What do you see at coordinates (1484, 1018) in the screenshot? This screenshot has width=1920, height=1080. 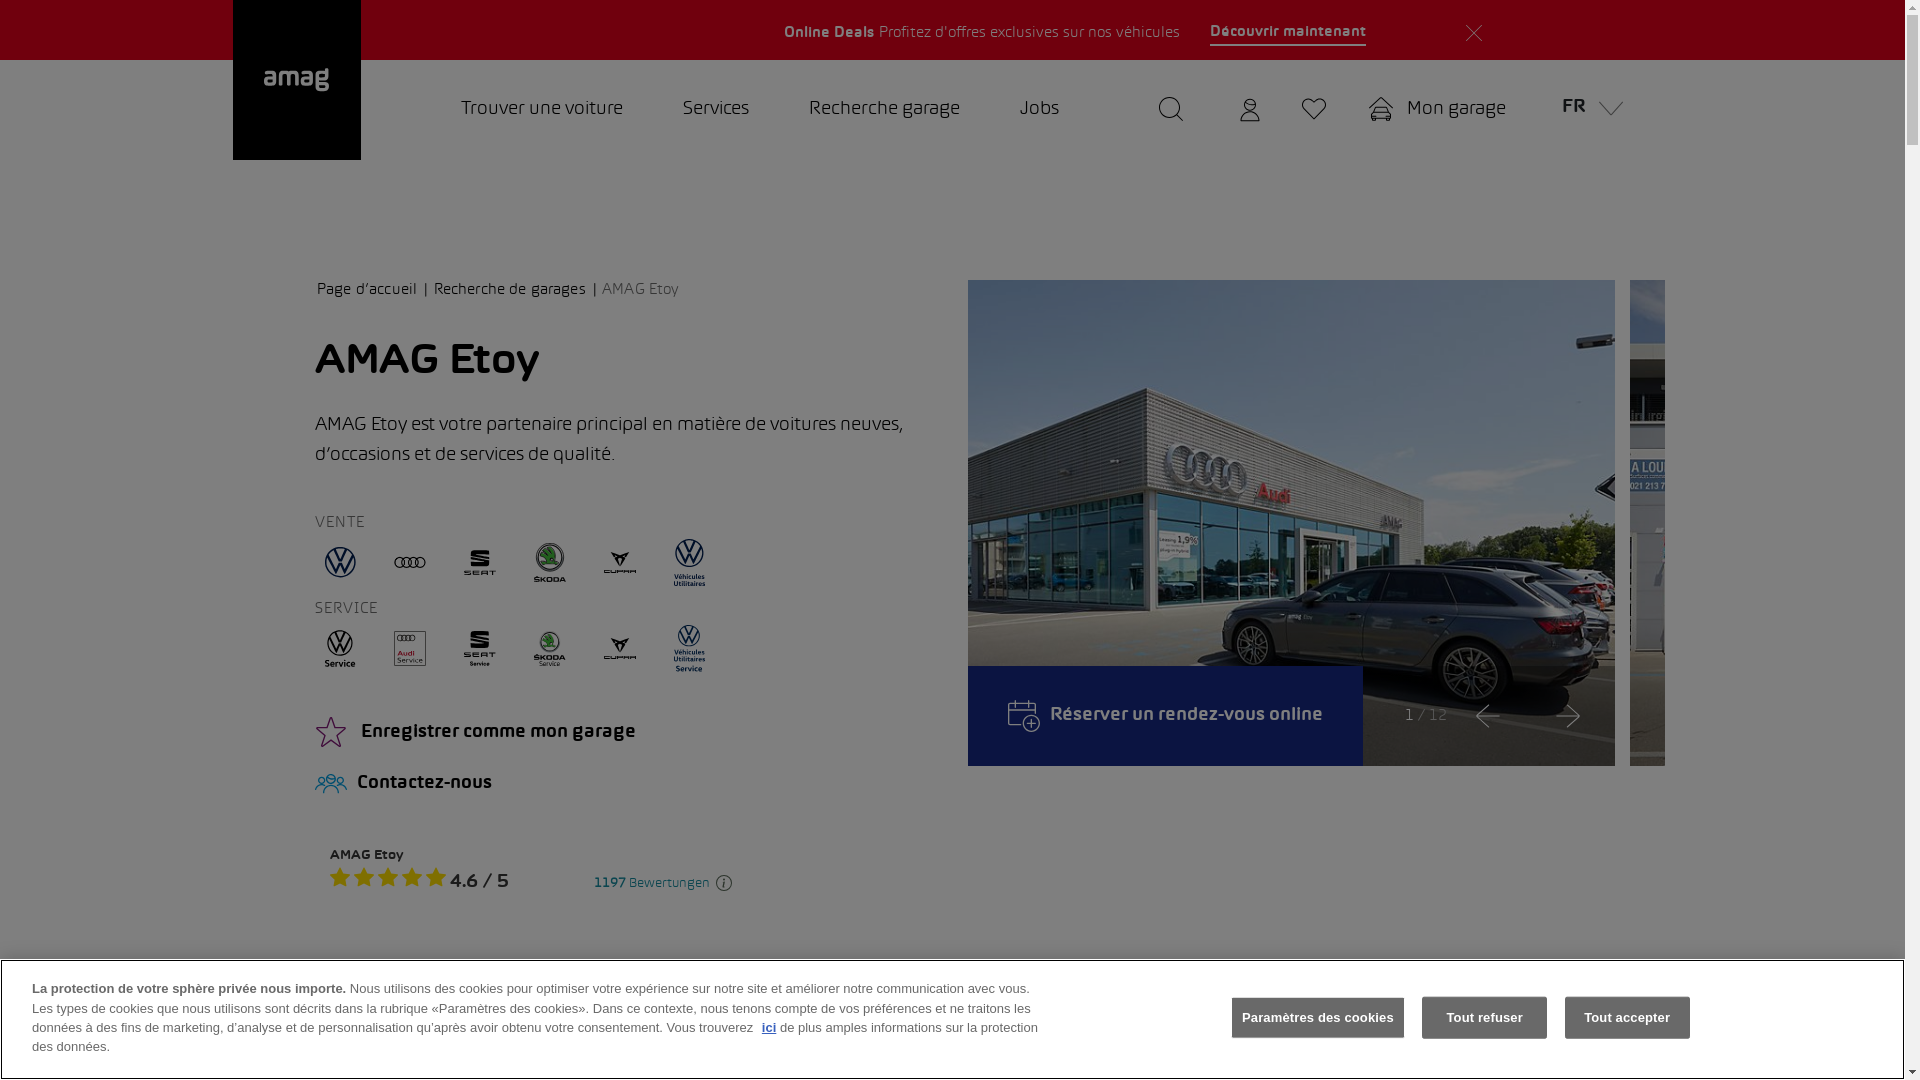 I see `'Tout refuser'` at bounding box center [1484, 1018].